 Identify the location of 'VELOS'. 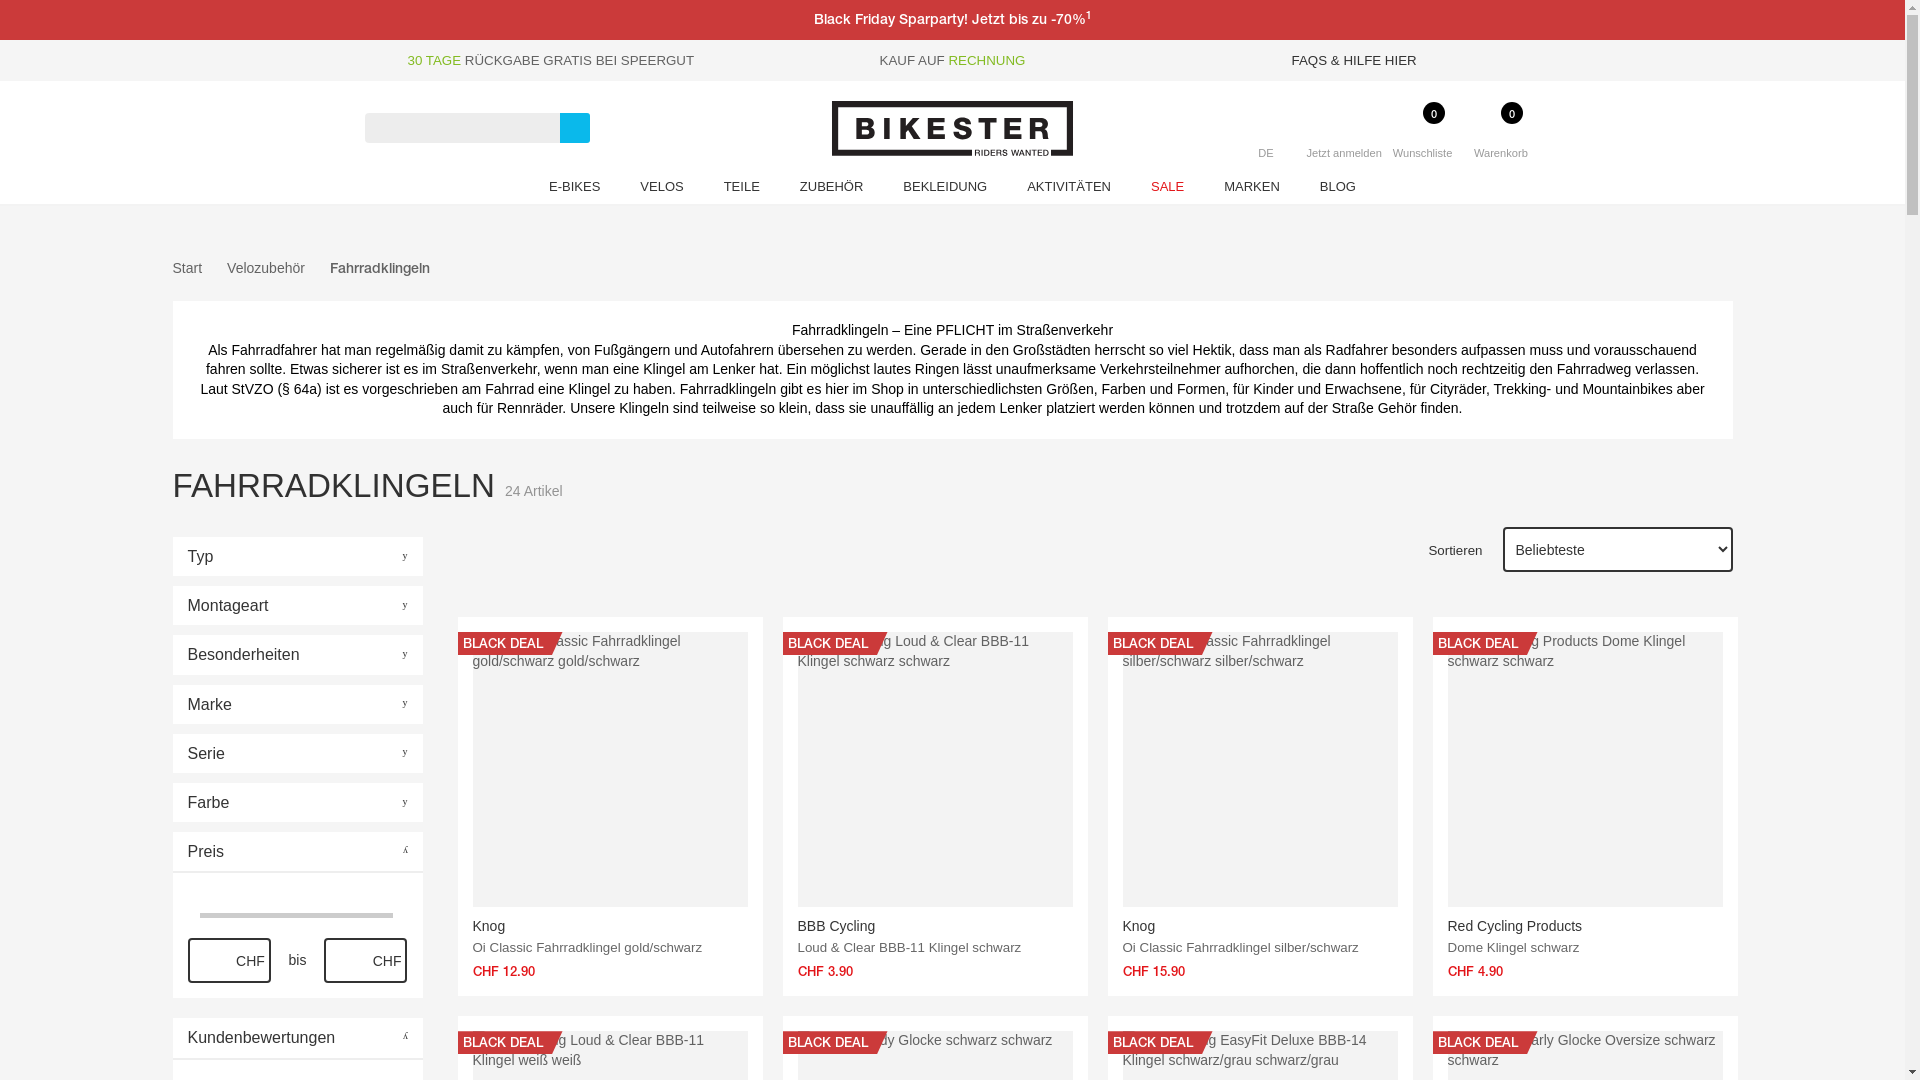
(661, 189).